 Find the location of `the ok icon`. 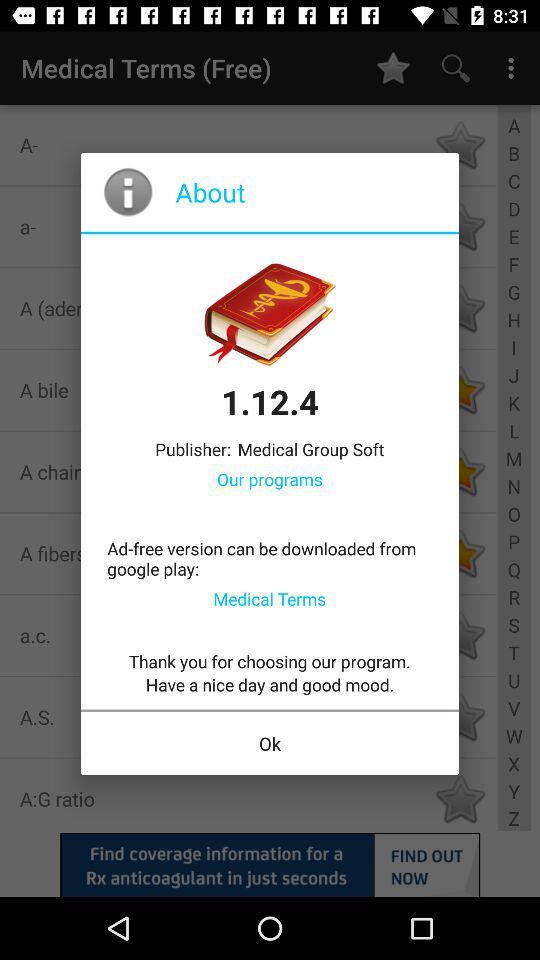

the ok icon is located at coordinates (270, 742).